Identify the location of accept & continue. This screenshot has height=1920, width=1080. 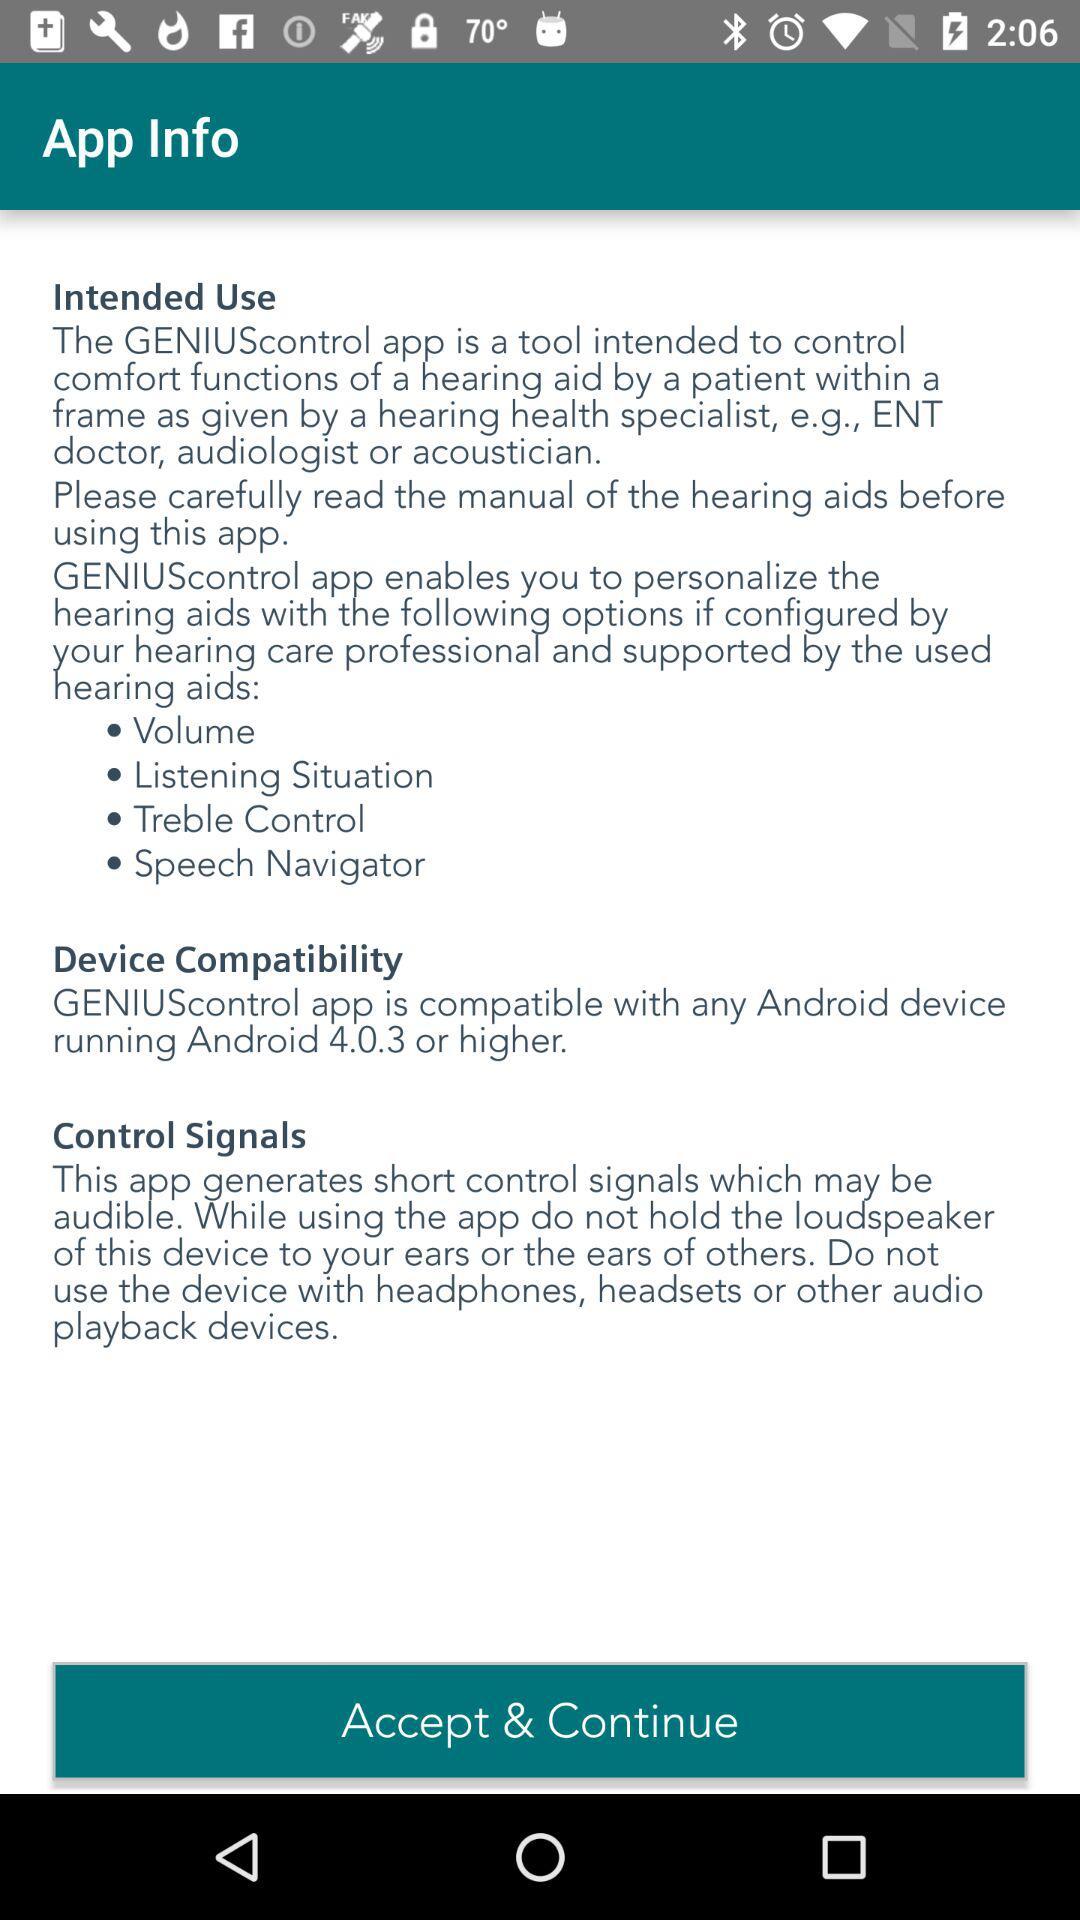
(540, 1720).